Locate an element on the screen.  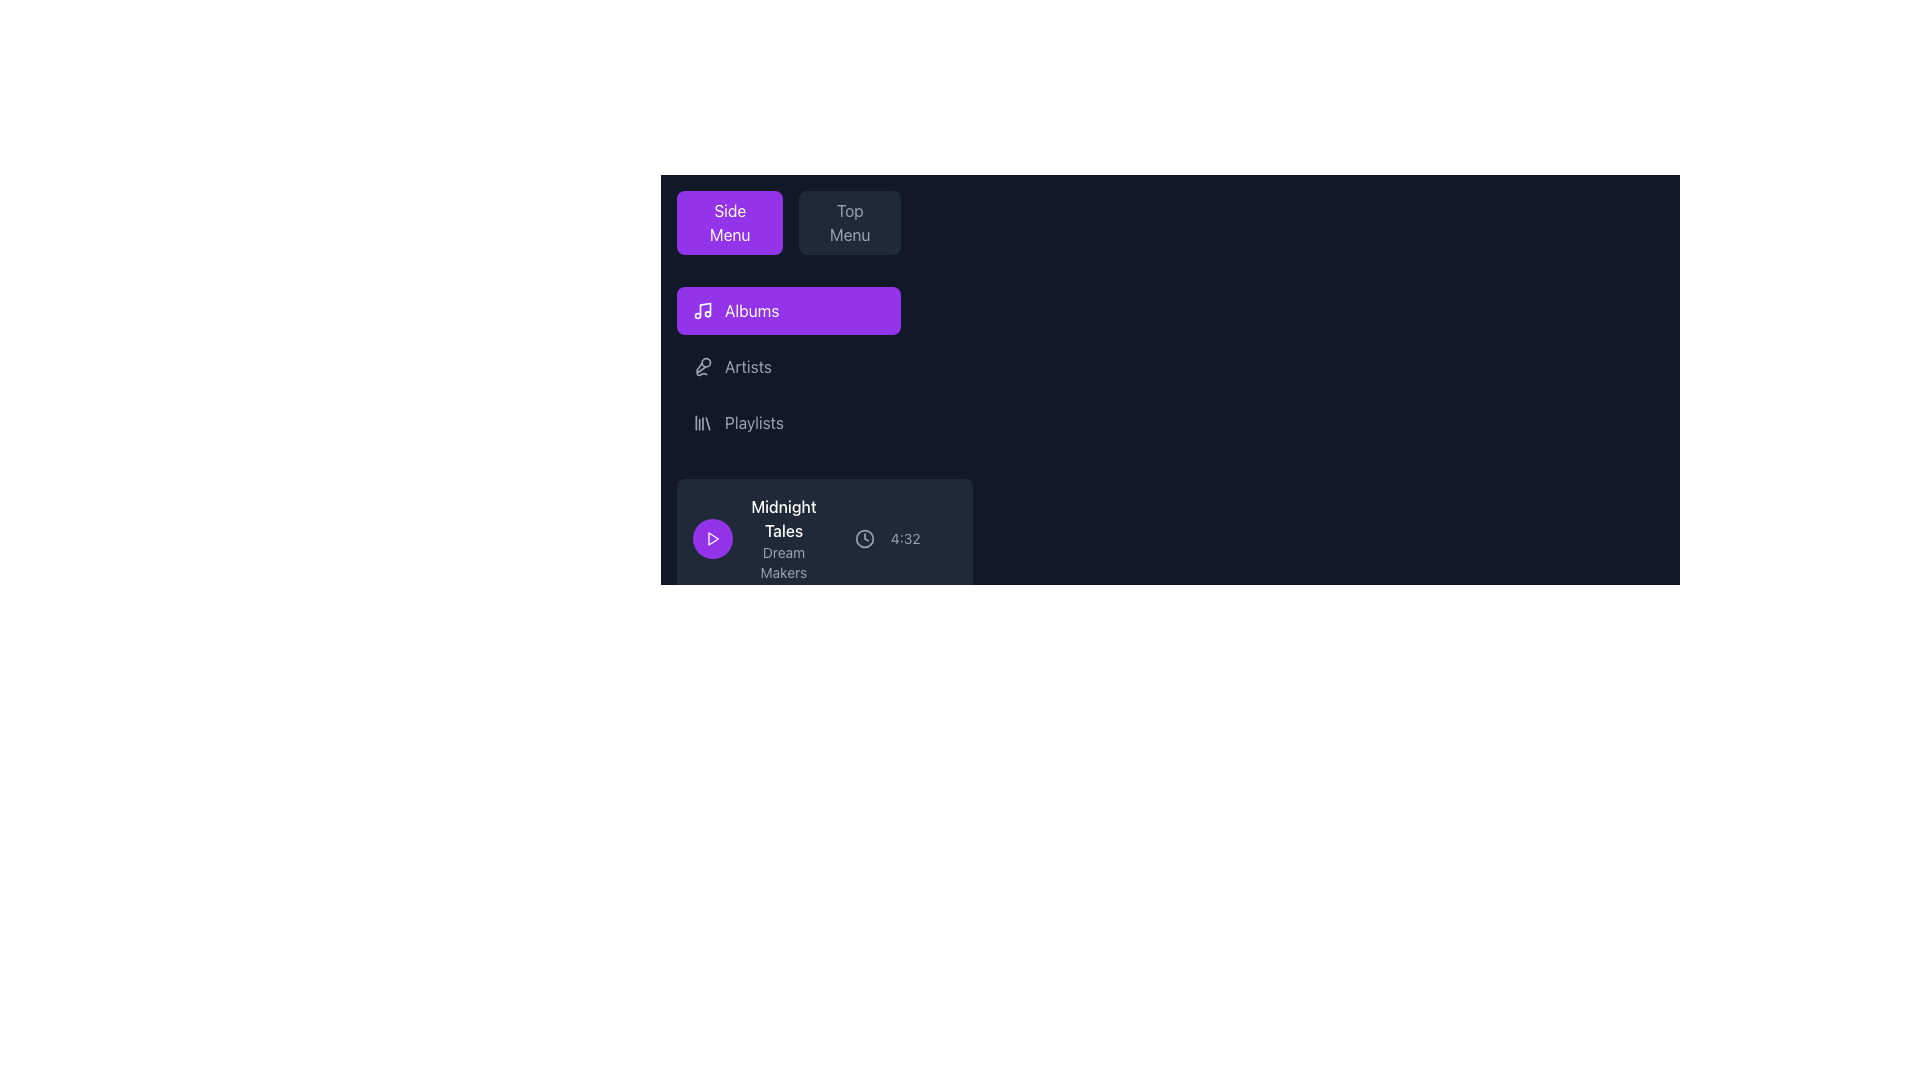
the duration displayed in the text-based display located to the right of the clock icon within the media details box is located at coordinates (904, 538).